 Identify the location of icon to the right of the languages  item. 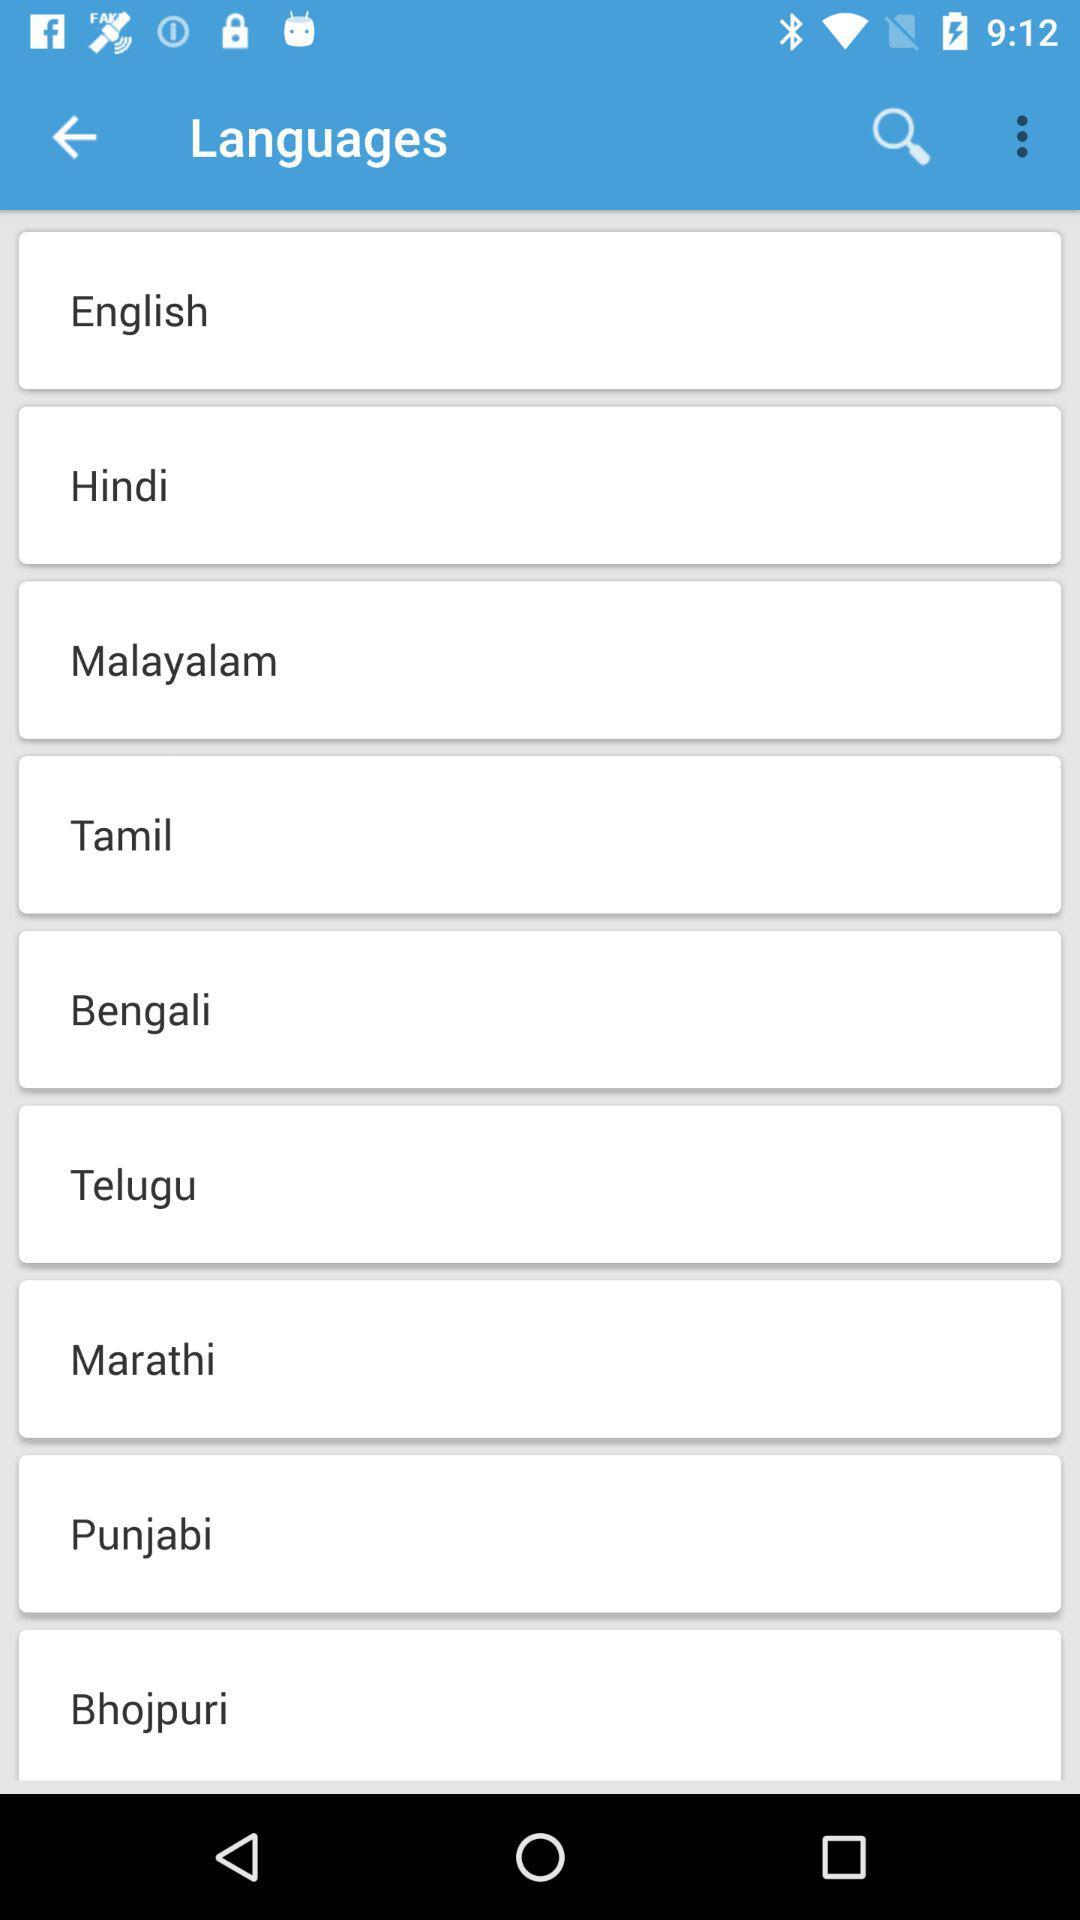
(901, 135).